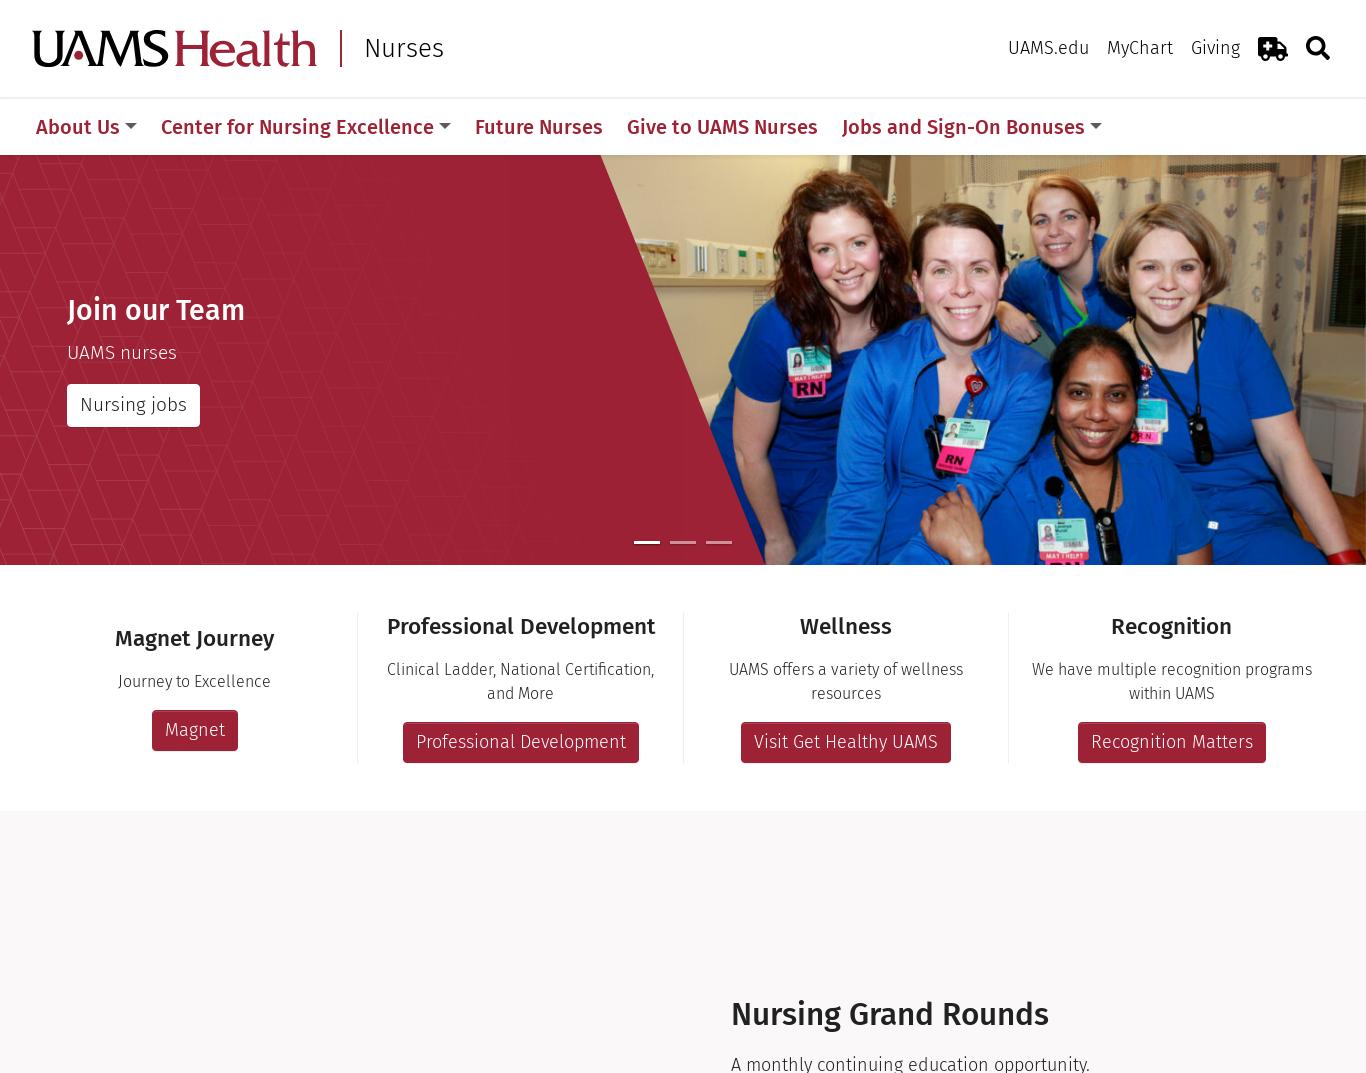 The width and height of the screenshot is (1366, 1073). What do you see at coordinates (120, 351) in the screenshot?
I see `'UAMS nurses'` at bounding box center [120, 351].